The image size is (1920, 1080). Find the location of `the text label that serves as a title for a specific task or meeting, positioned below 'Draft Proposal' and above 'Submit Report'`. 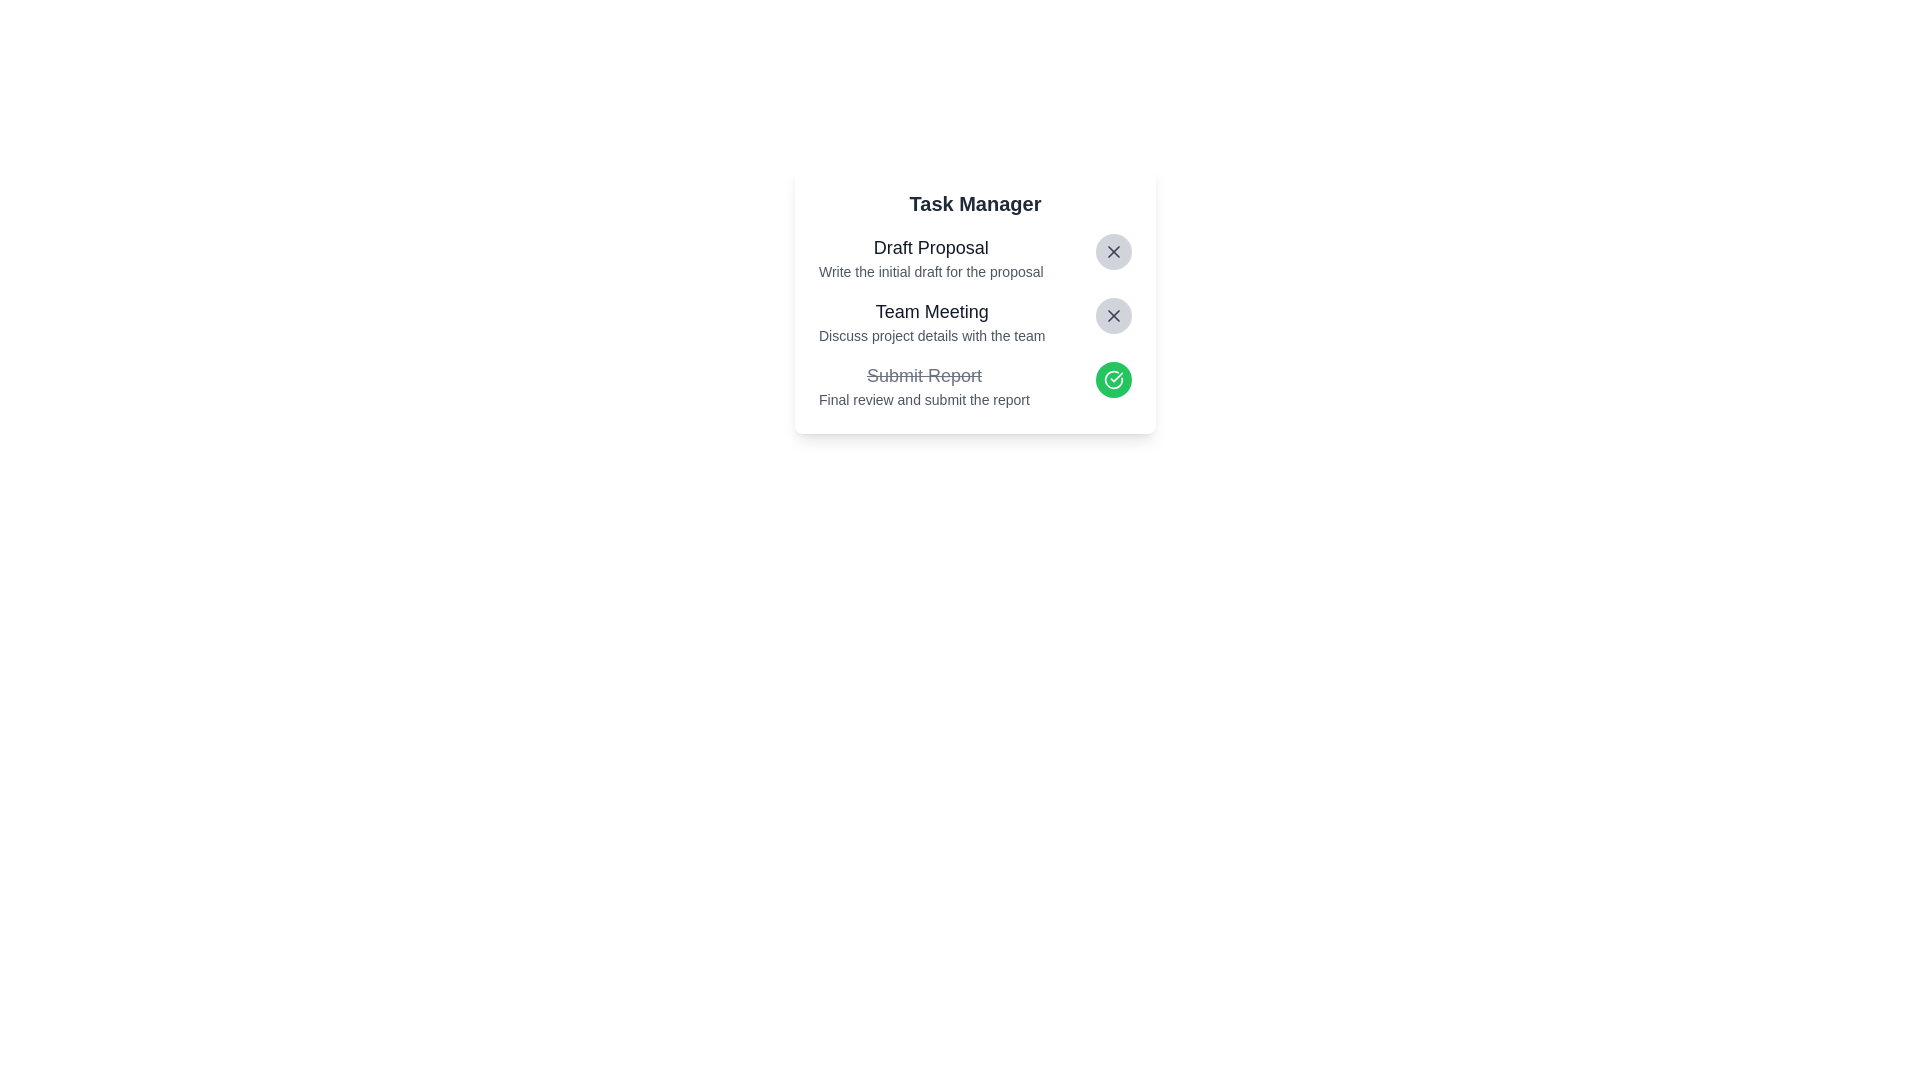

the text label that serves as a title for a specific task or meeting, positioned below 'Draft Proposal' and above 'Submit Report' is located at coordinates (931, 320).